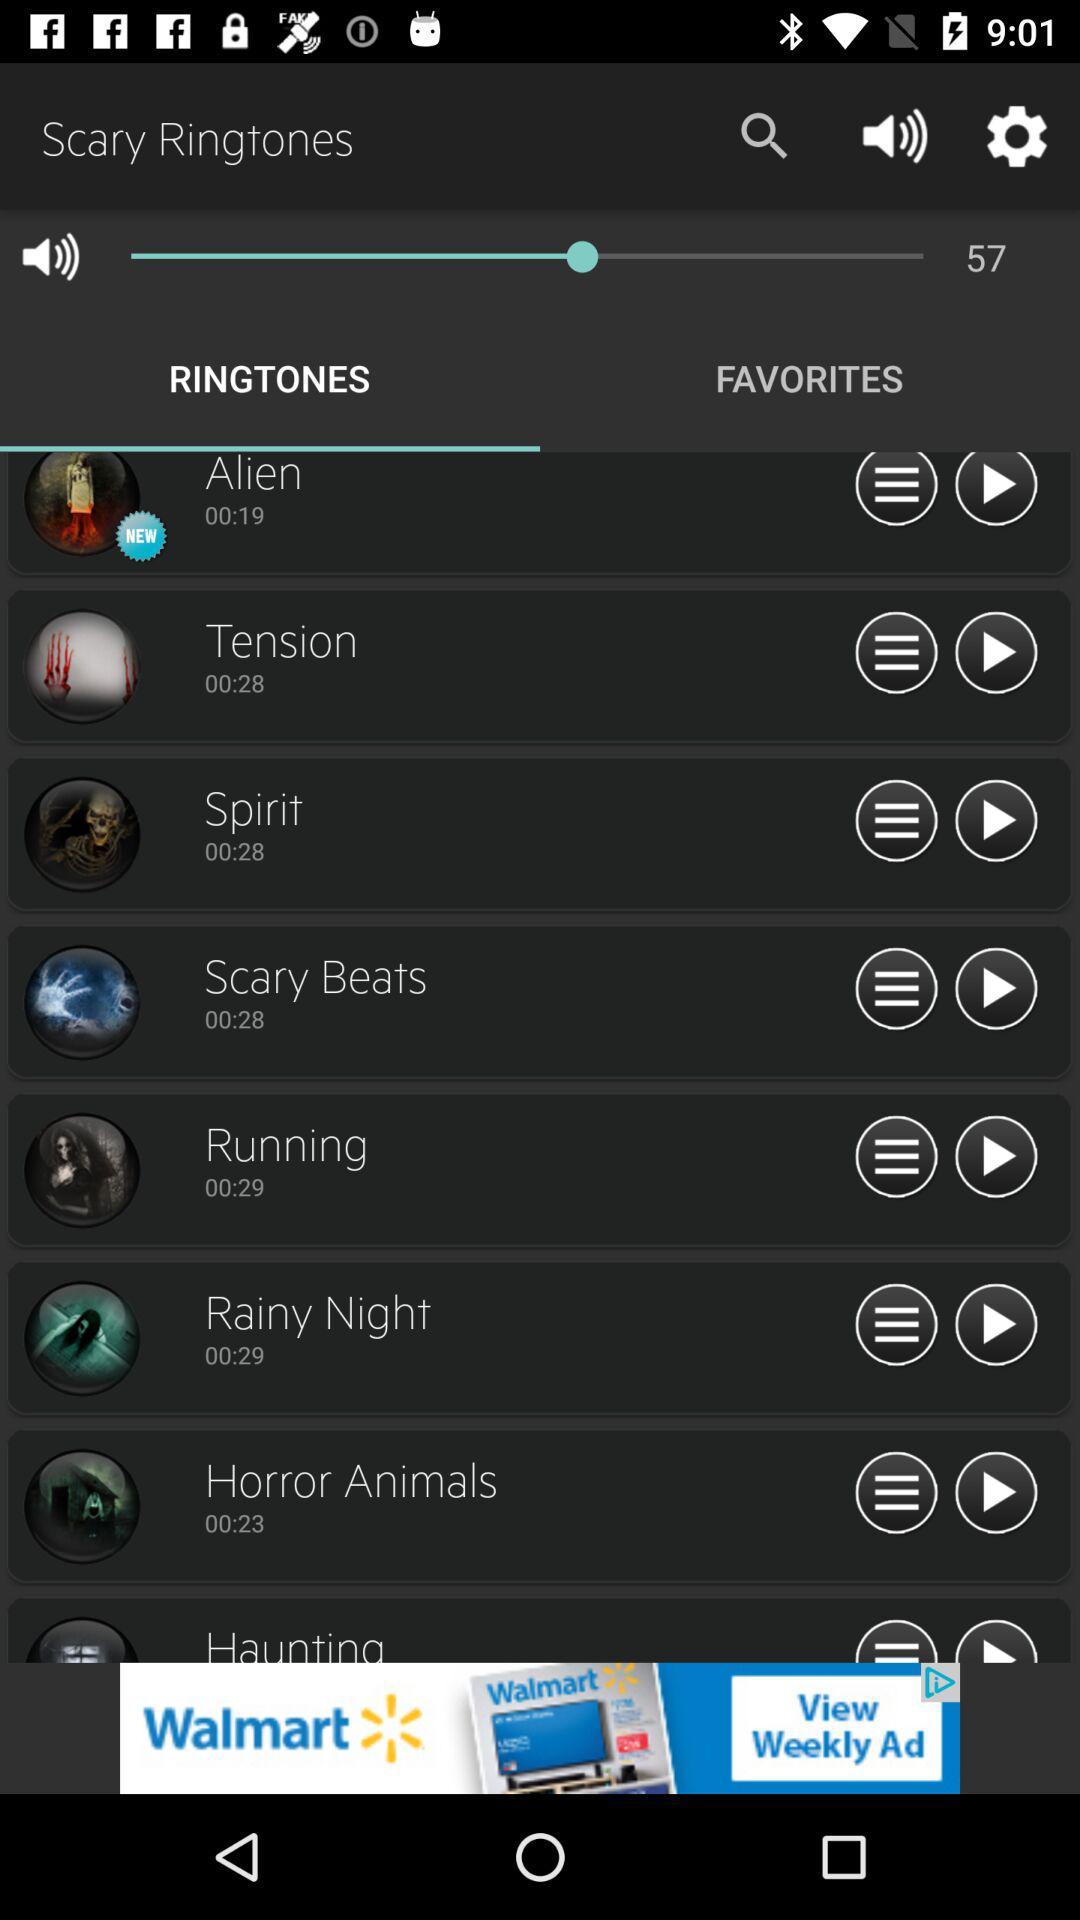  Describe the element at coordinates (995, 989) in the screenshot. I see `button` at that location.